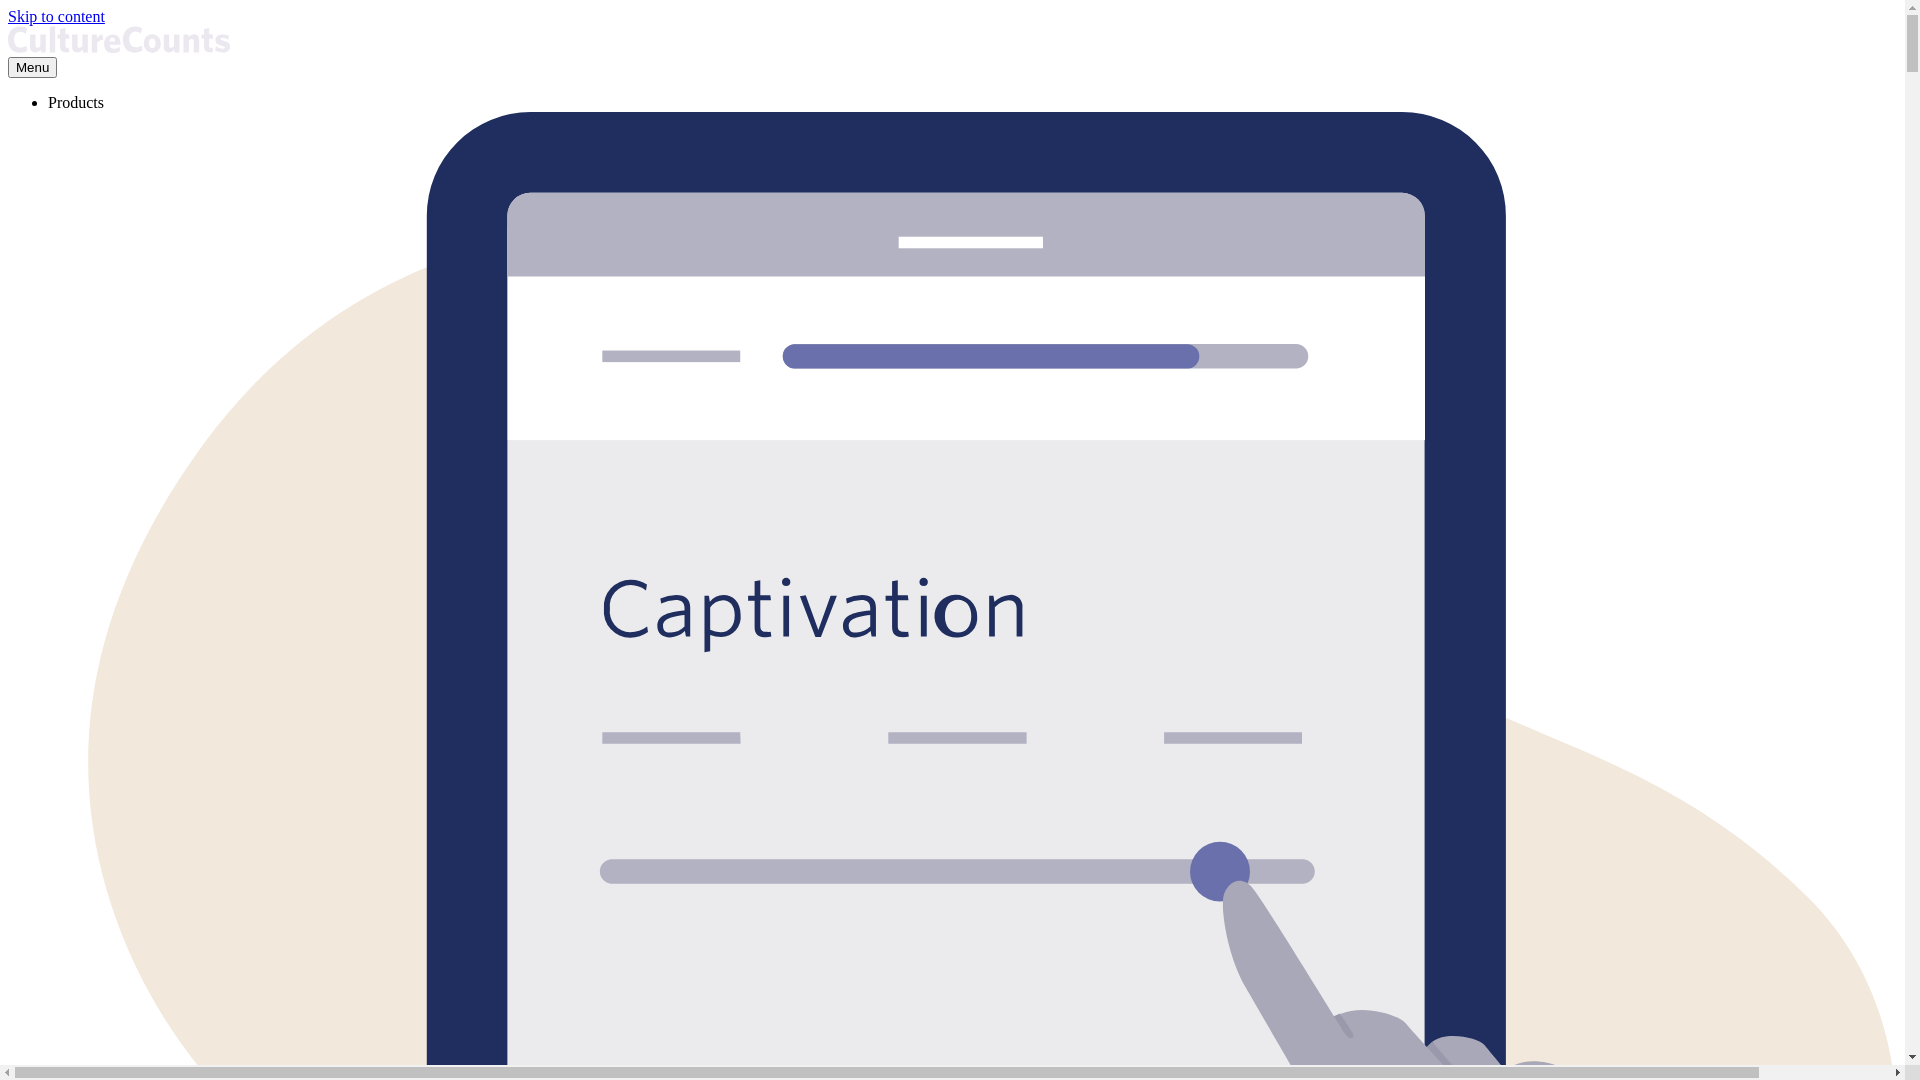 This screenshot has height=1080, width=1920. What do you see at coordinates (76, 102) in the screenshot?
I see `'Products'` at bounding box center [76, 102].